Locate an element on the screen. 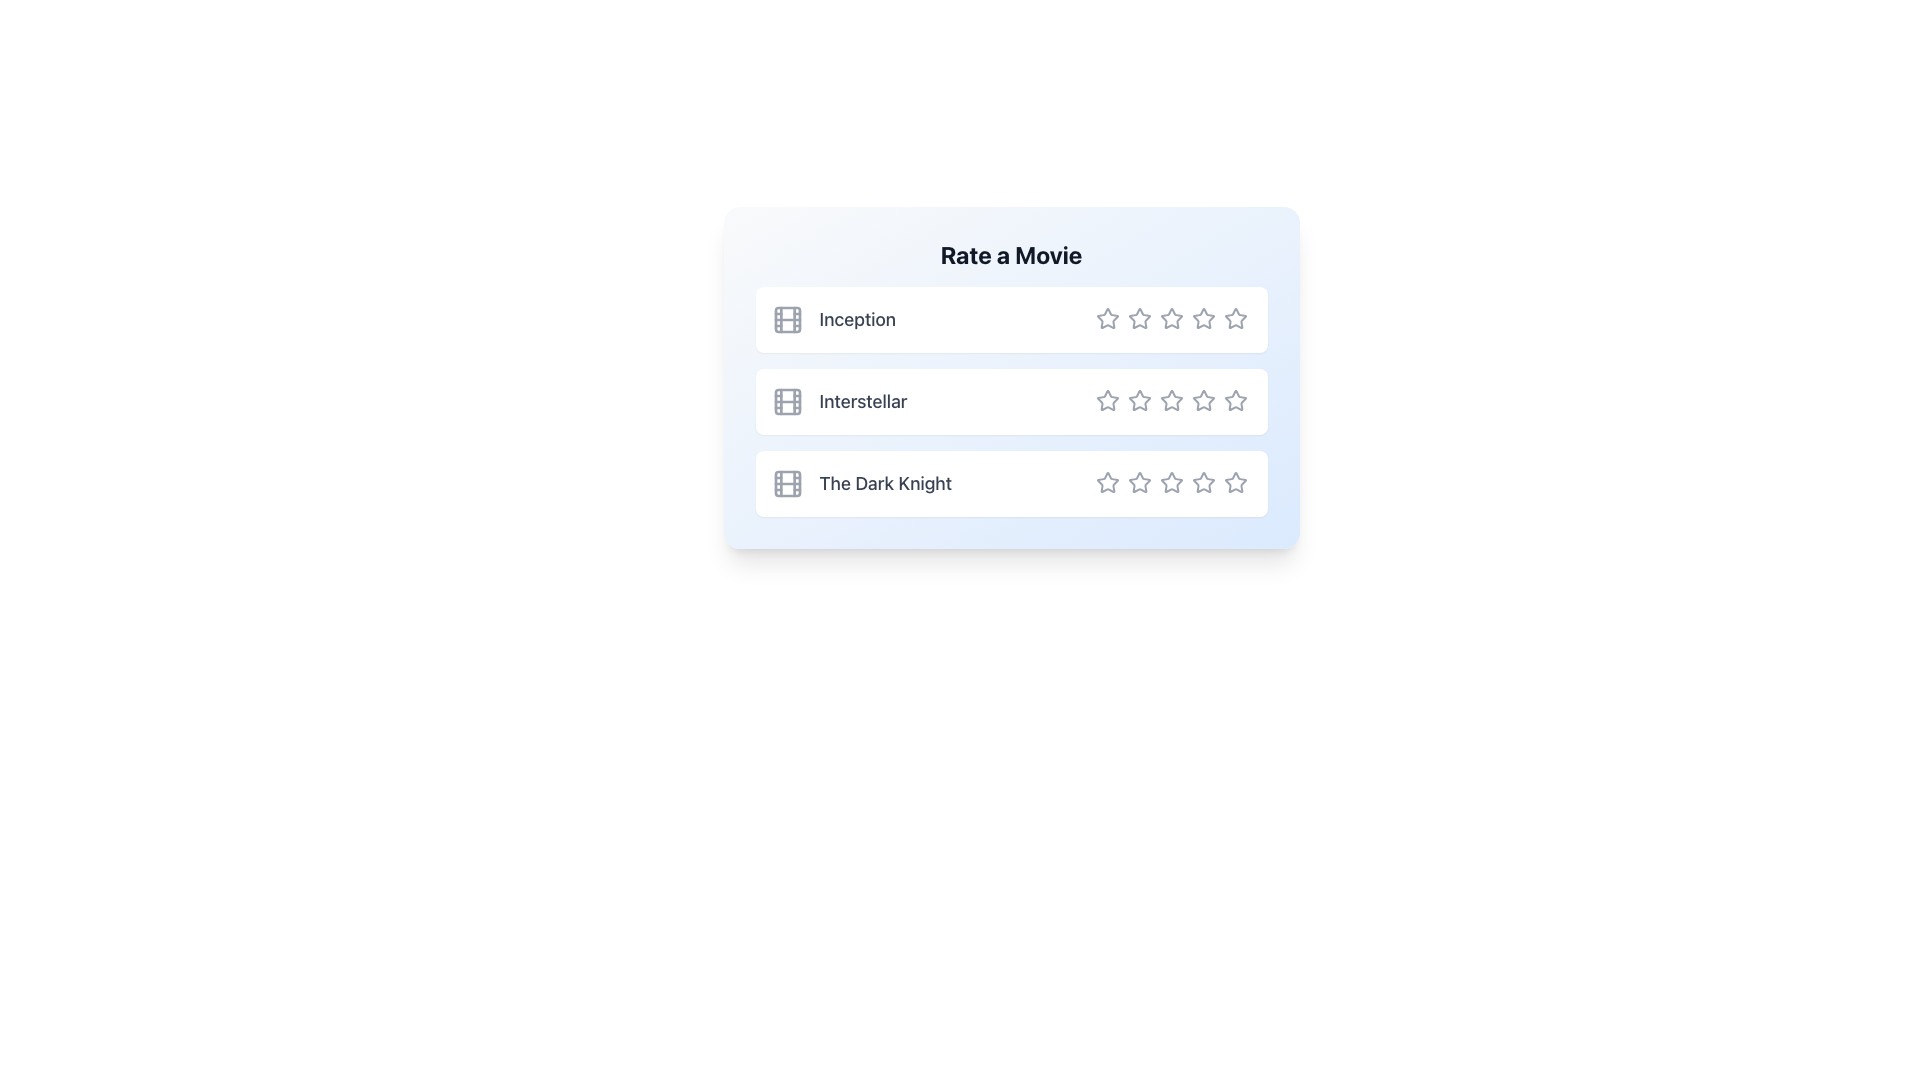 The height and width of the screenshot is (1080, 1920). the first rating star for 'The Dark Knight', which is a gray hollow star icon is located at coordinates (1106, 482).